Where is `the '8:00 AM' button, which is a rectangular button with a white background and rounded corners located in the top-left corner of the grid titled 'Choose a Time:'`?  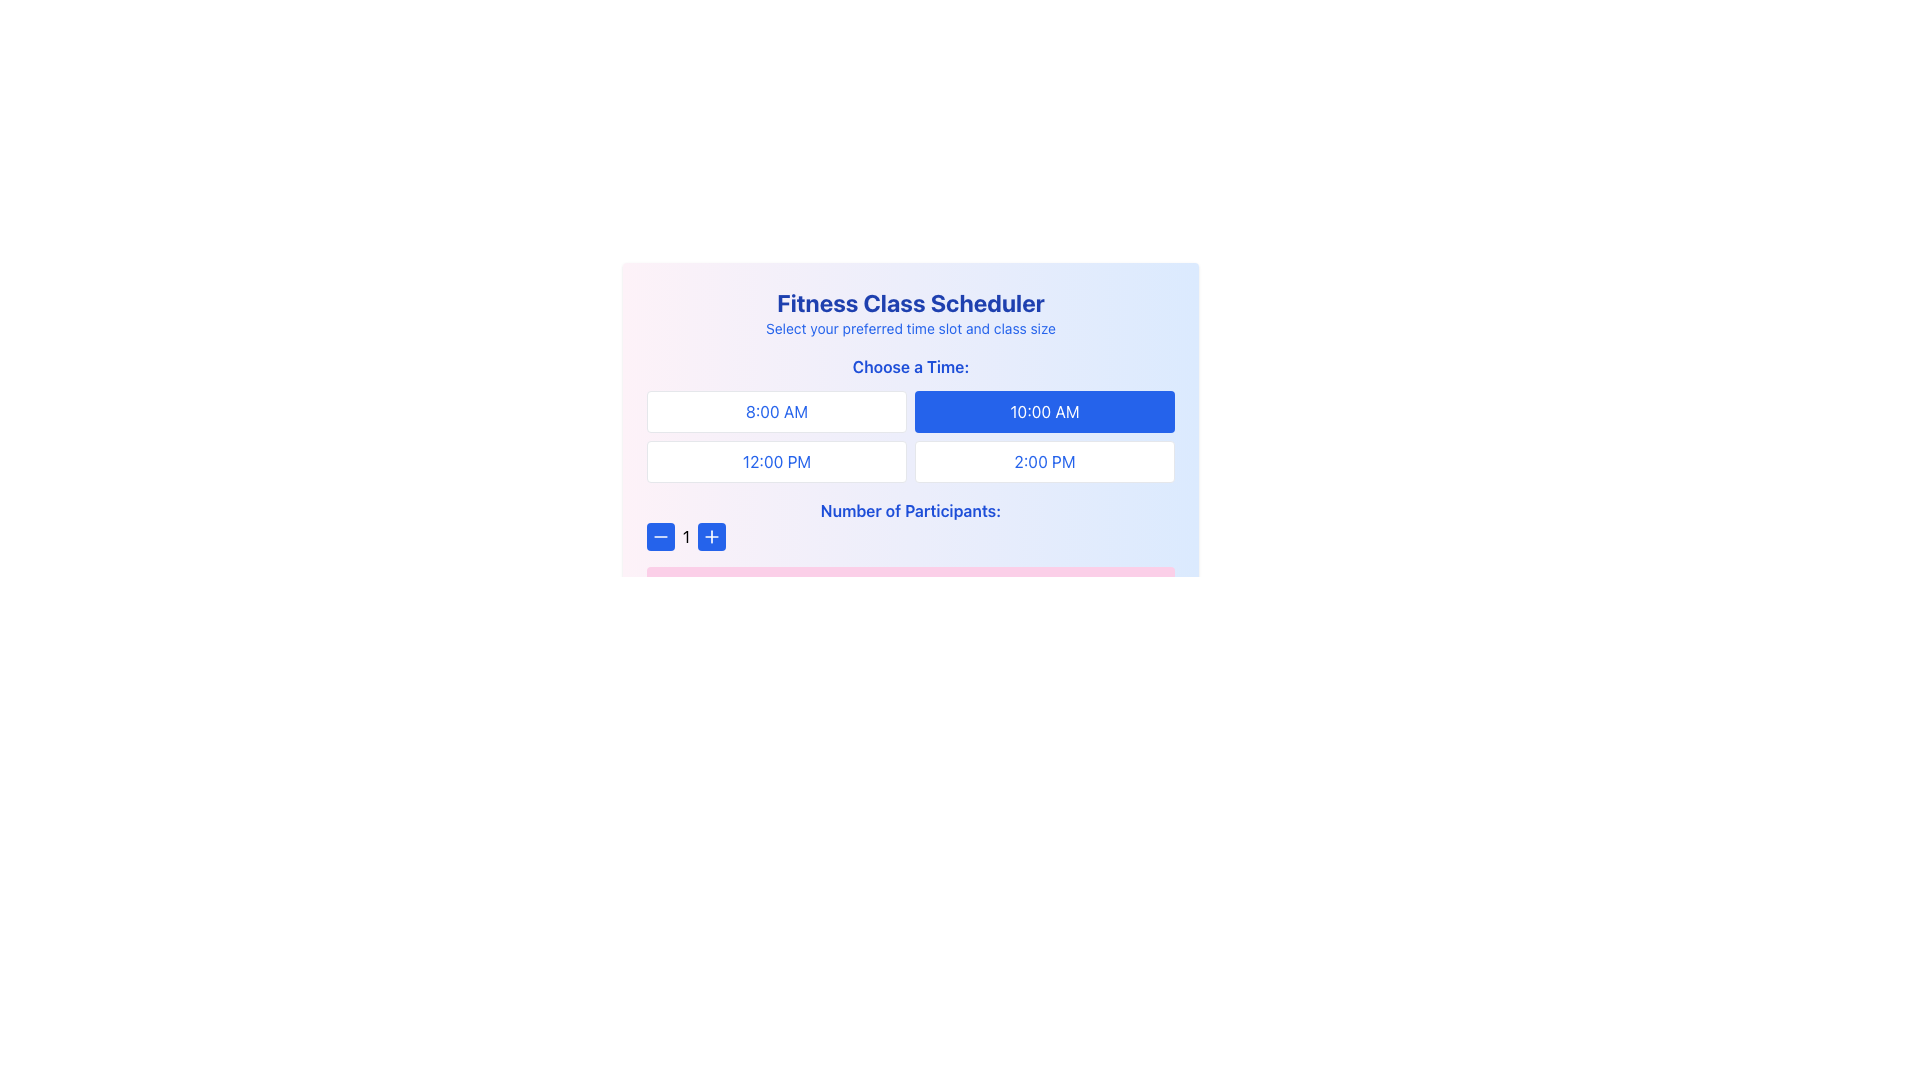
the '8:00 AM' button, which is a rectangular button with a white background and rounded corners located in the top-left corner of the grid titled 'Choose a Time:' is located at coordinates (776, 411).